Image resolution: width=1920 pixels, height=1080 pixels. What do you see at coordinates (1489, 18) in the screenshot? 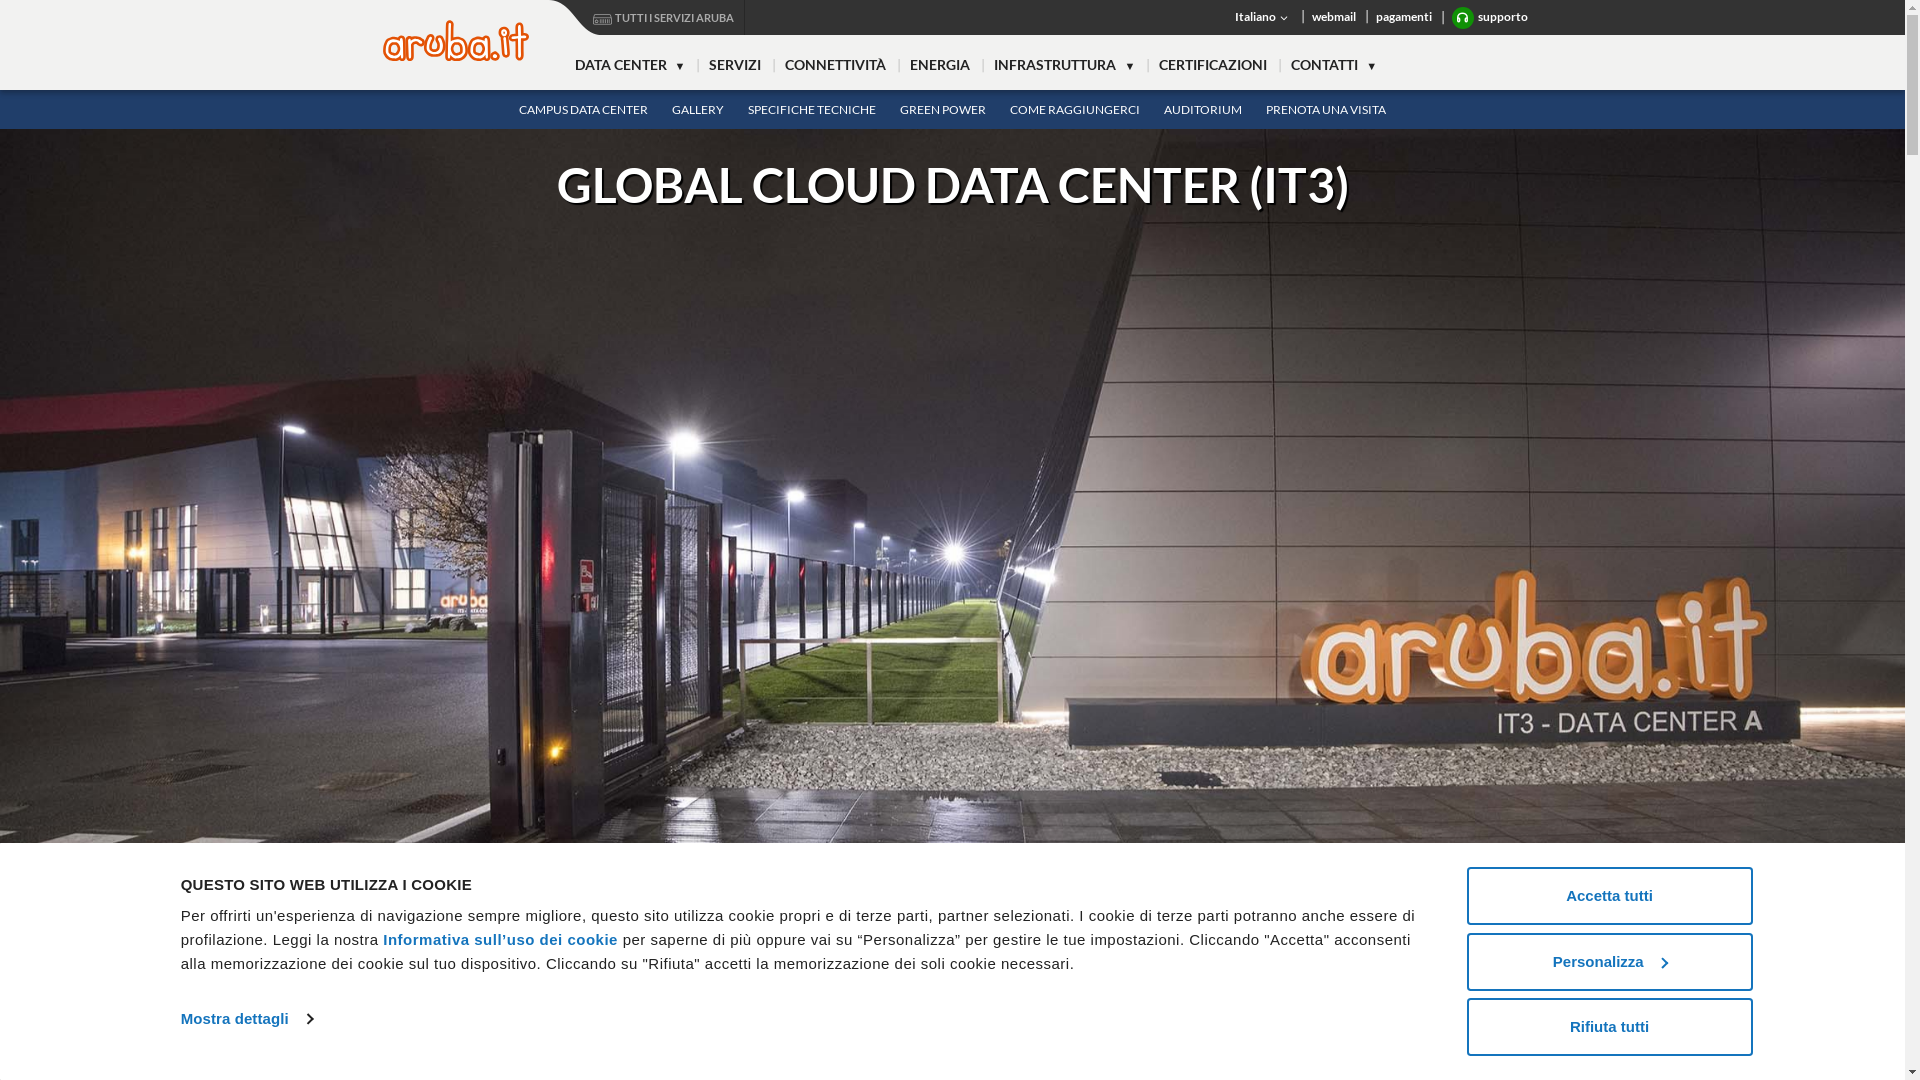
I see `' supporto'` at bounding box center [1489, 18].